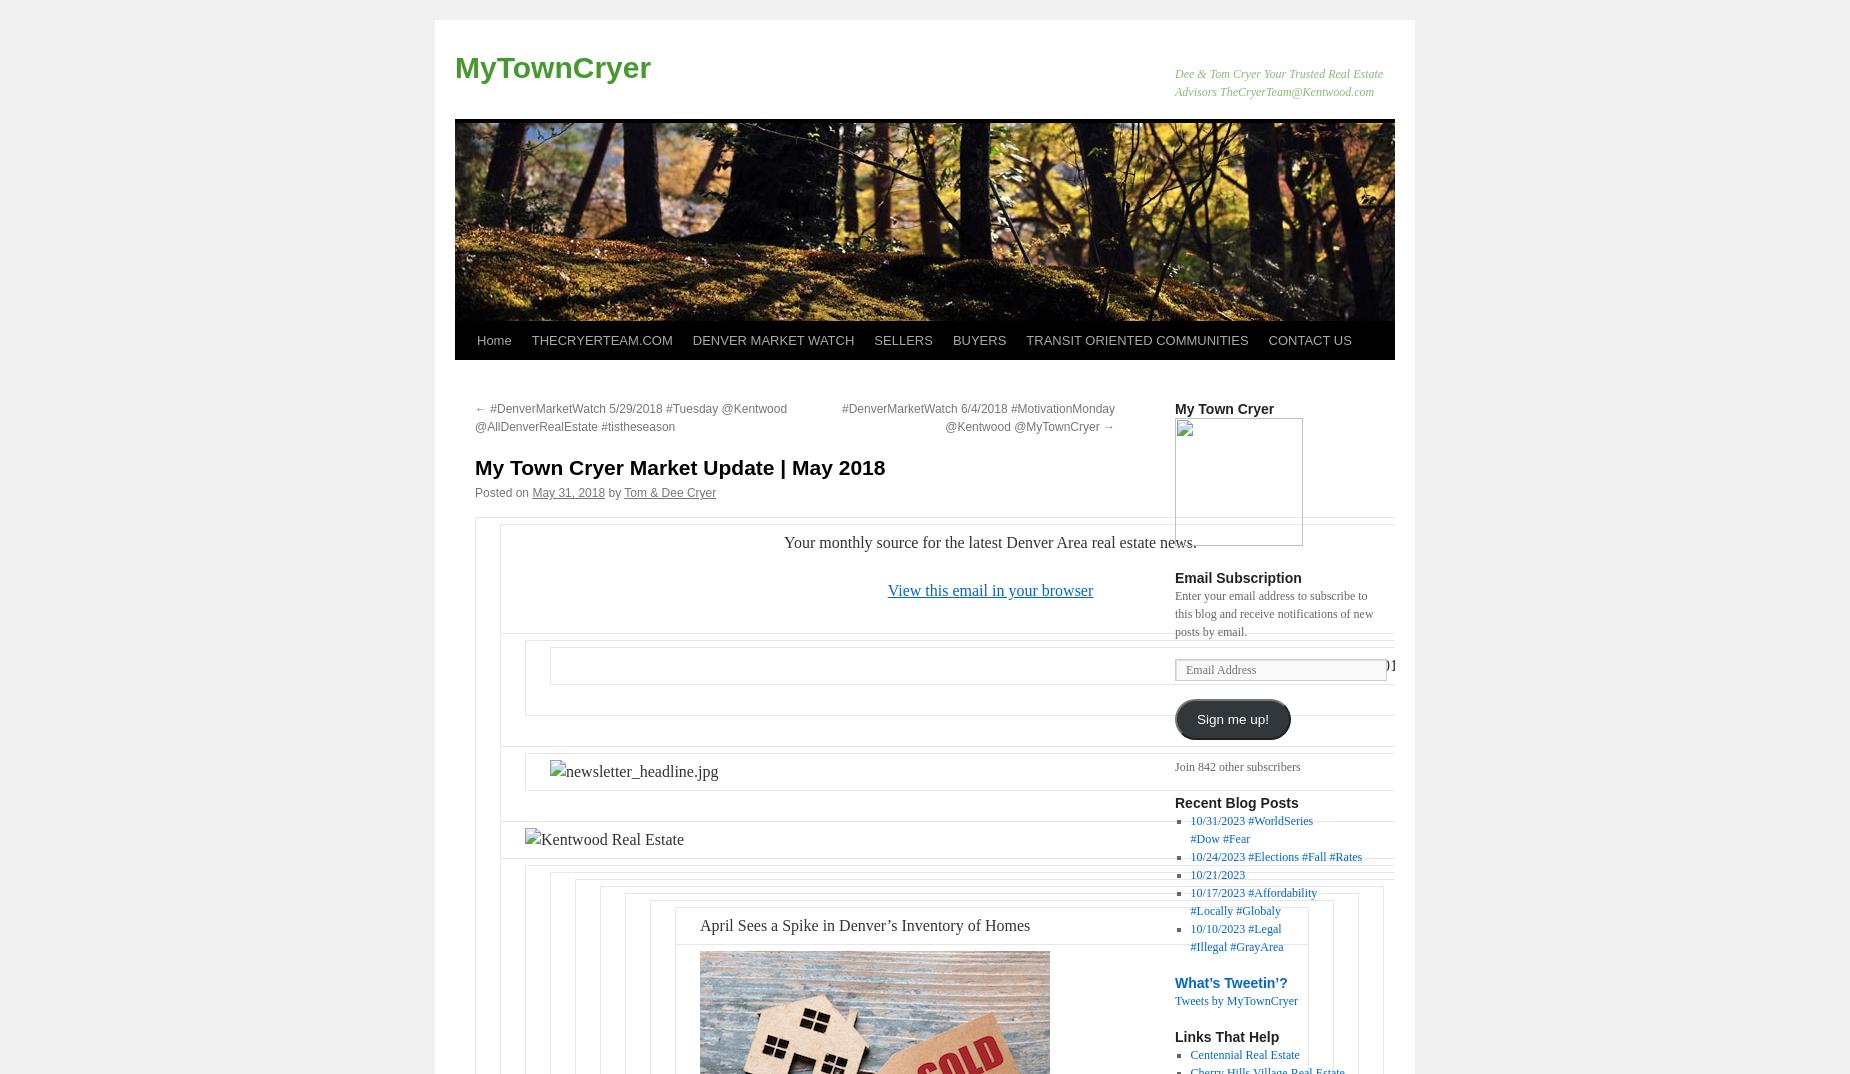 The height and width of the screenshot is (1074, 1850). I want to click on '10/10/2023 #Legal #Illegal #GrayArea', so click(1235, 938).